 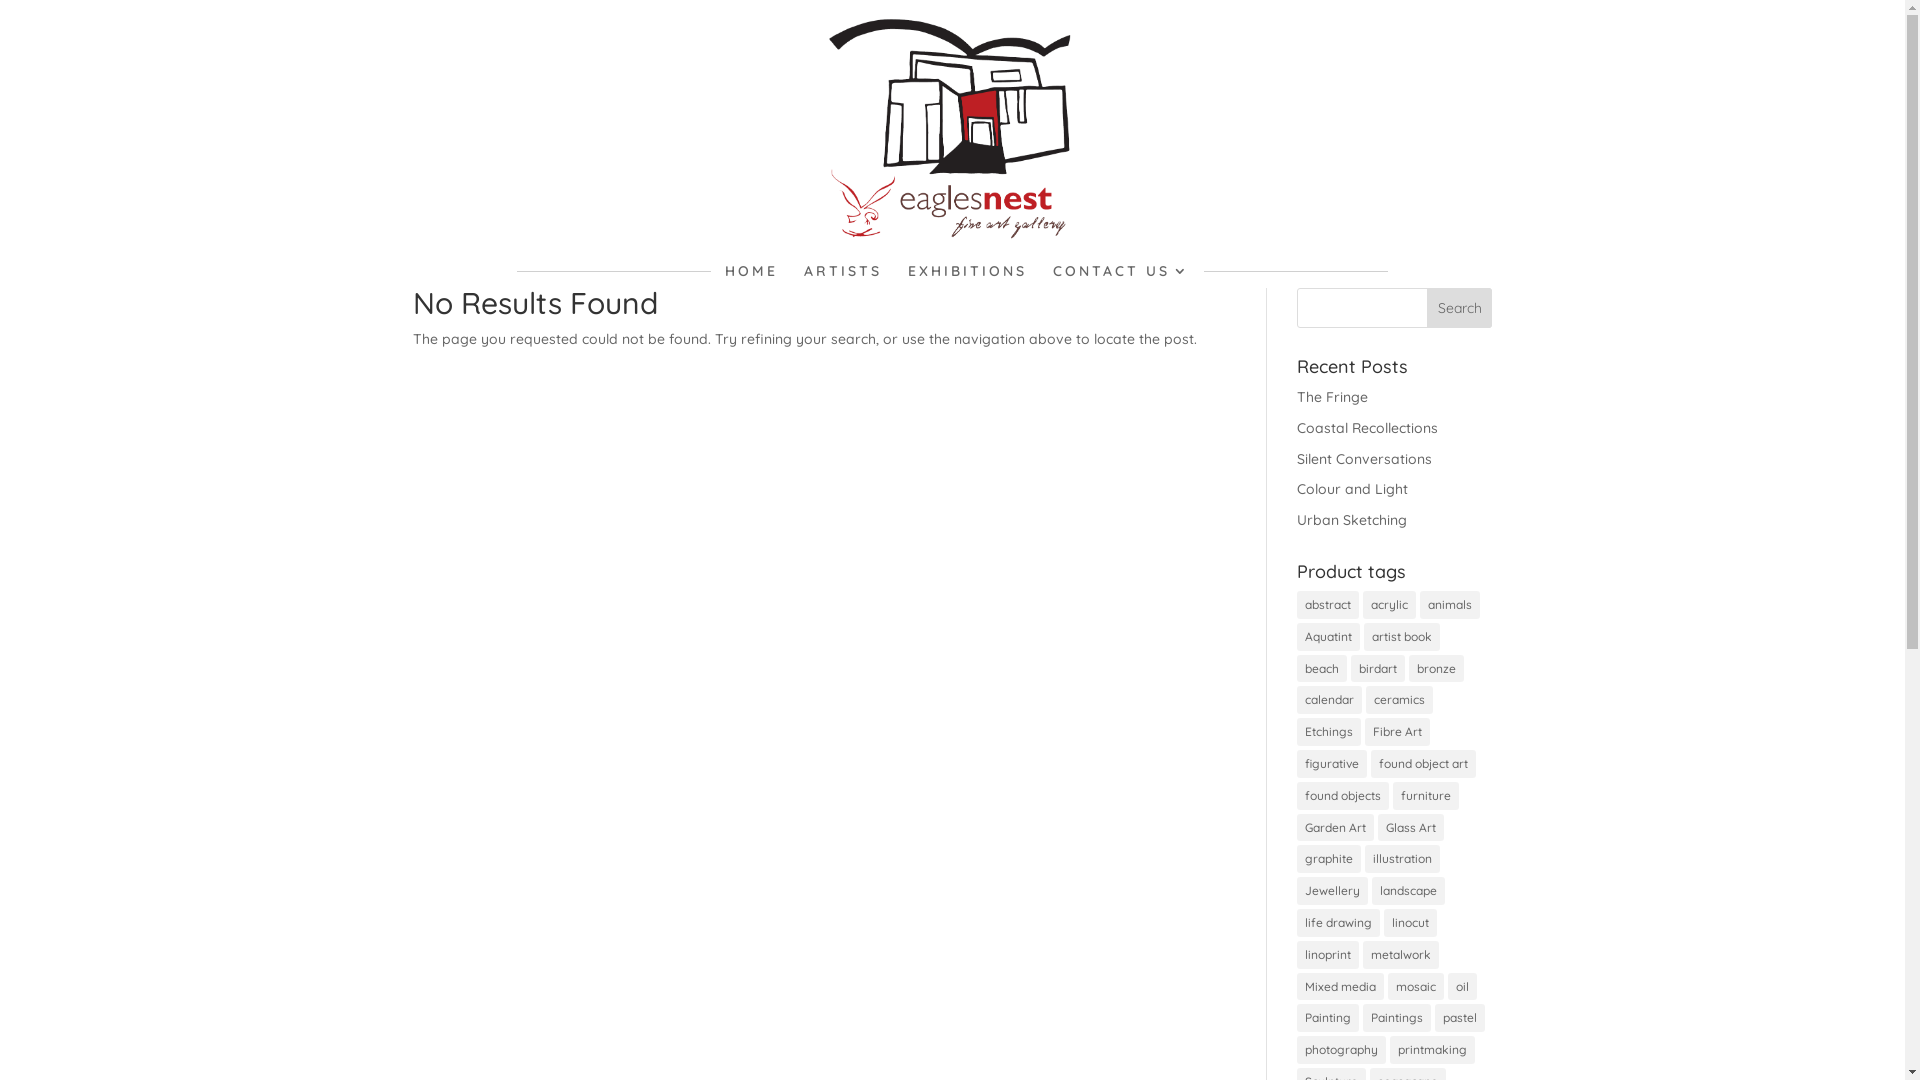 I want to click on 'graphite', so click(x=1329, y=858).